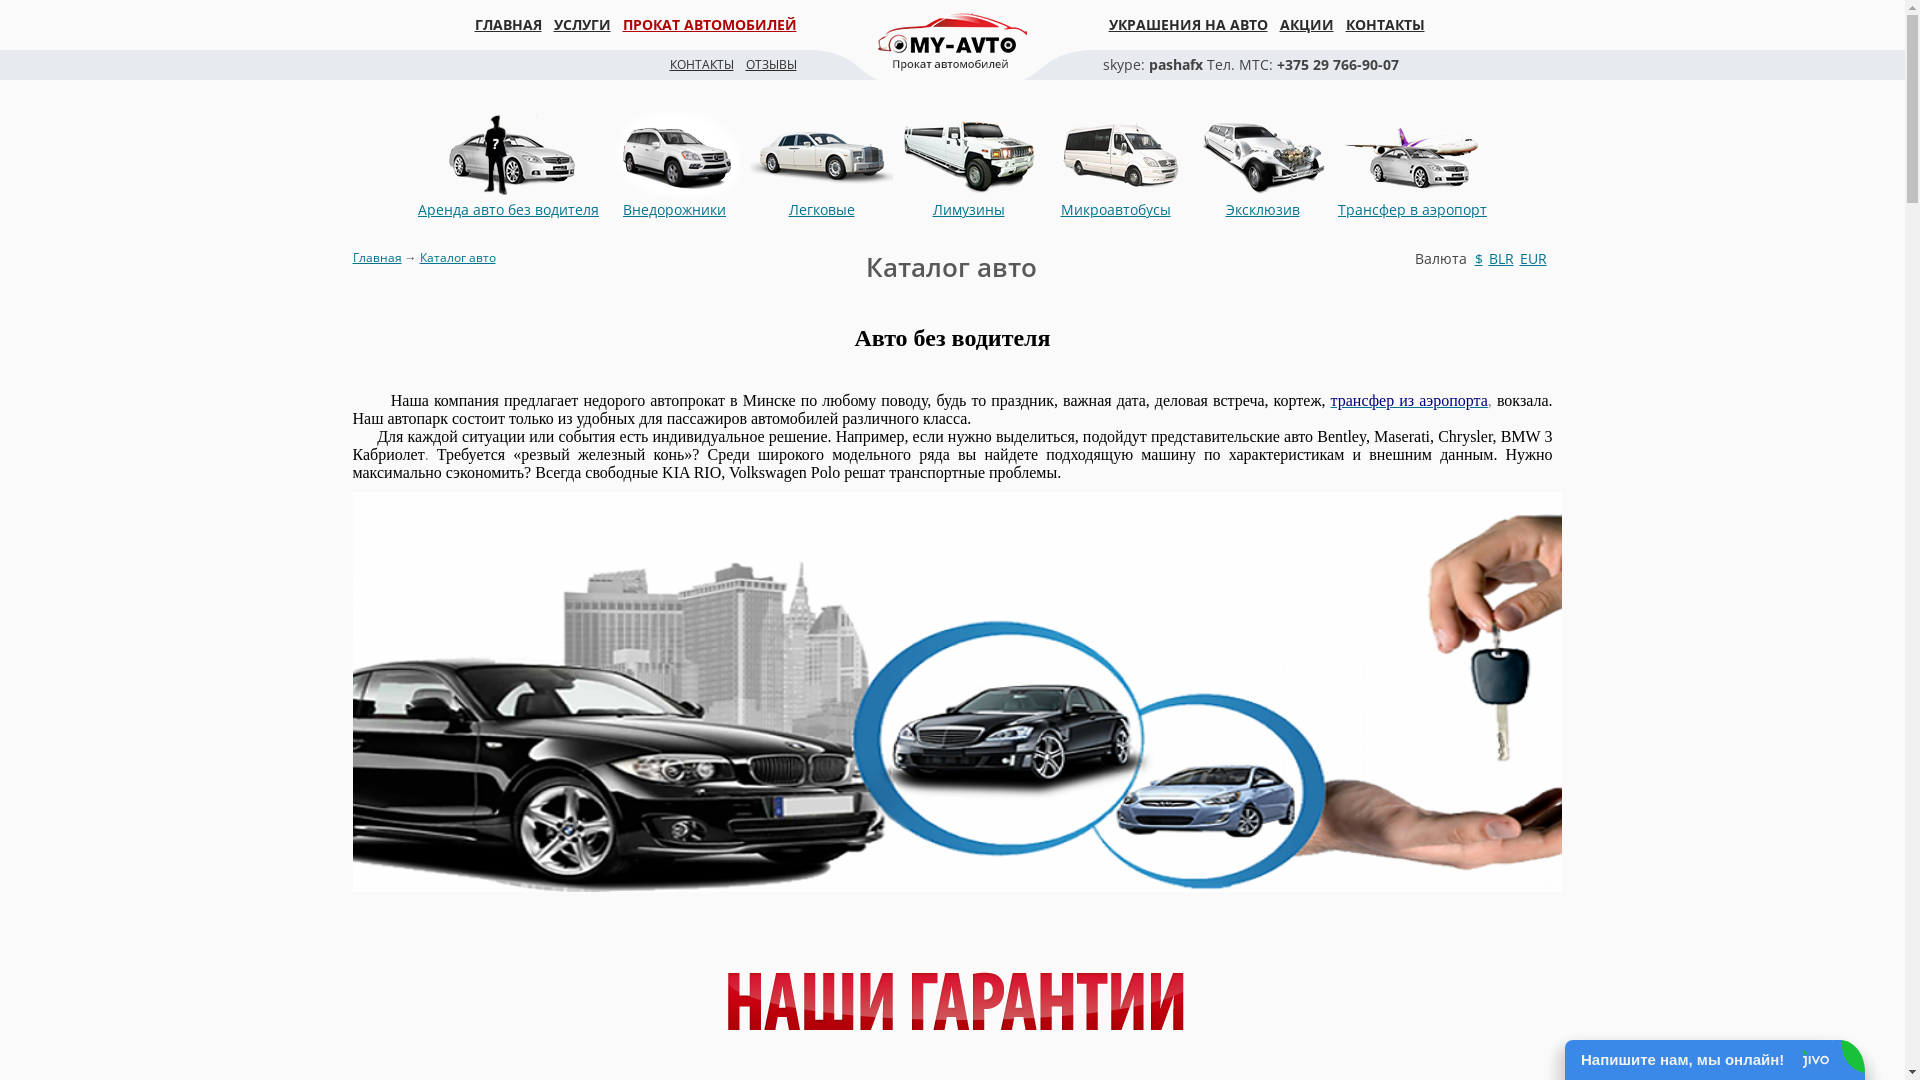 Image resolution: width=1920 pixels, height=1080 pixels. What do you see at coordinates (1473, 257) in the screenshot?
I see `'$'` at bounding box center [1473, 257].